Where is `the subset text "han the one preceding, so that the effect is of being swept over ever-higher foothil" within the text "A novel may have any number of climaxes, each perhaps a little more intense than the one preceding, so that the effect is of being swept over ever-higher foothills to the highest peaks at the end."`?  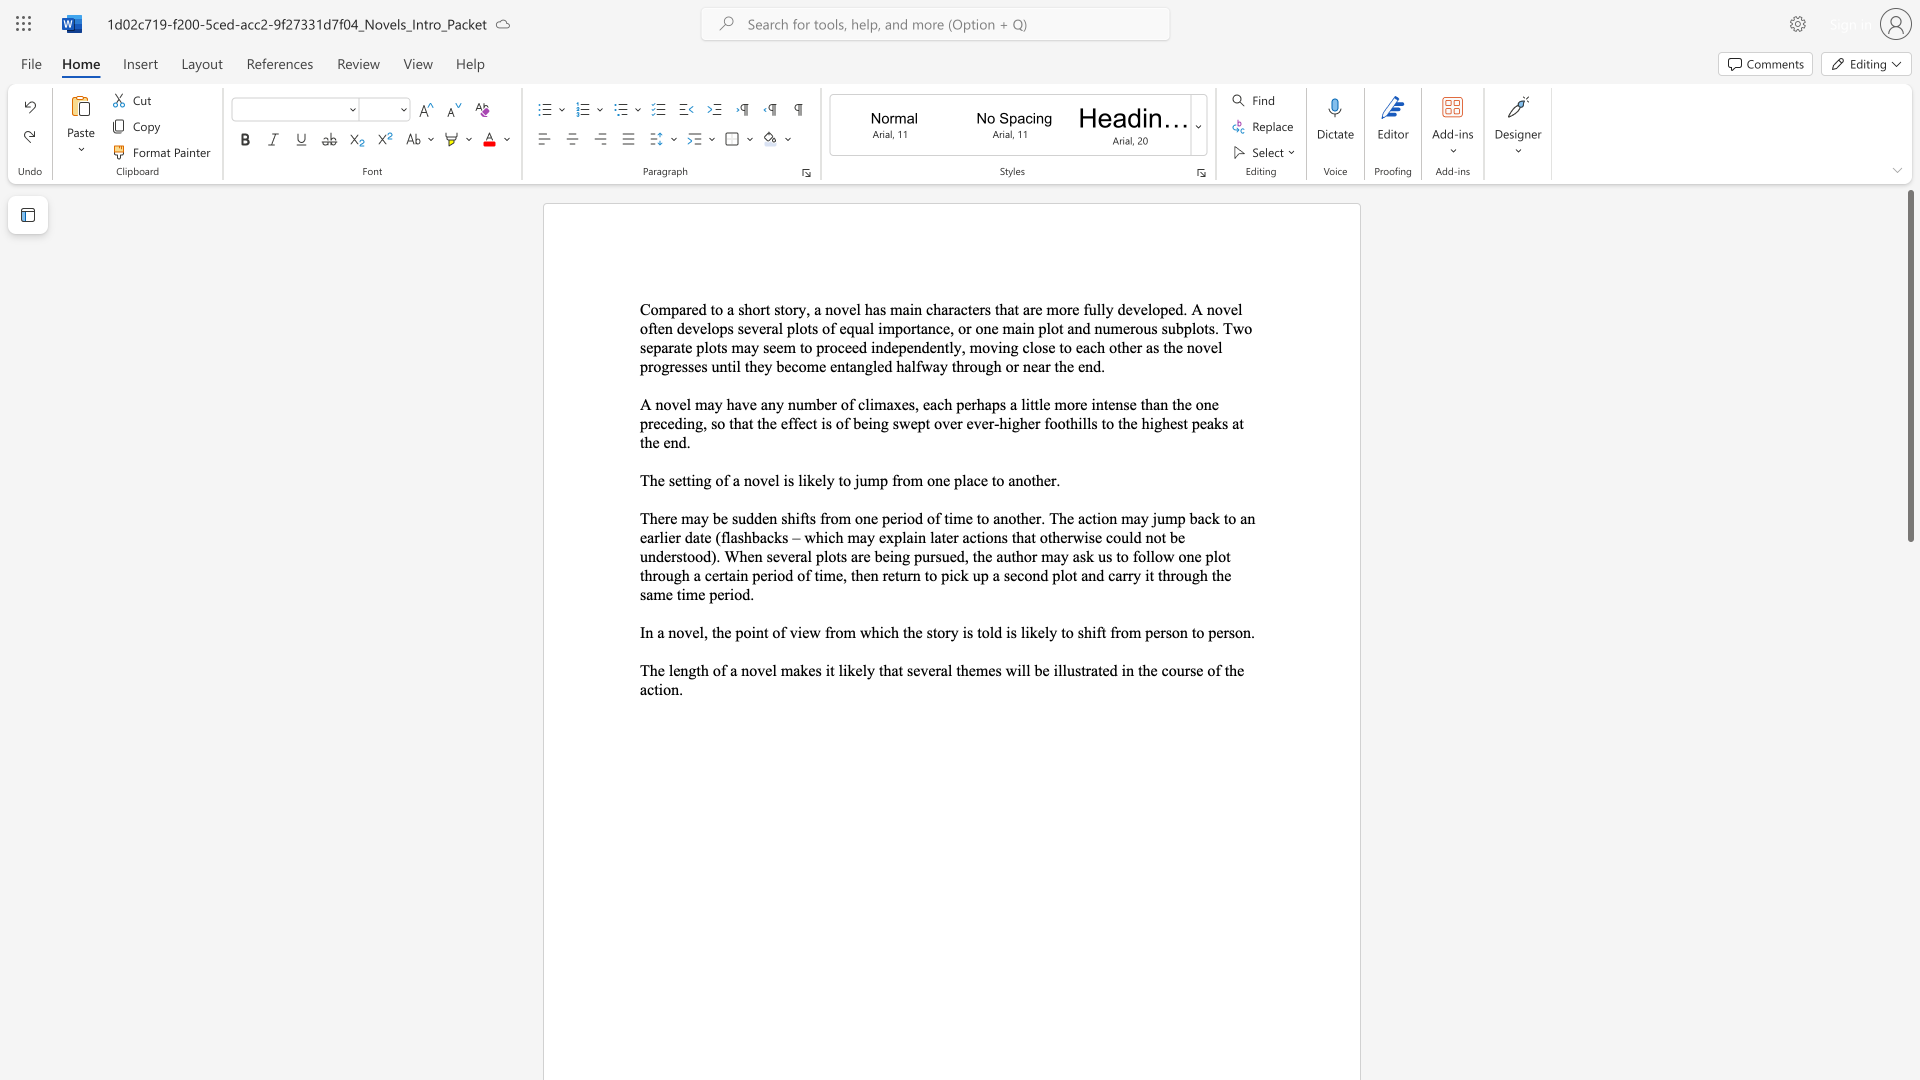
the subset text "han the one preceding, so that the effect is of being swept over ever-higher foothil" within the text "A novel may have any number of climaxes, each perhaps a little more intense than the one preceding, so that the effect is of being swept over ever-higher foothills to the highest peaks at the end." is located at coordinates (1145, 404).